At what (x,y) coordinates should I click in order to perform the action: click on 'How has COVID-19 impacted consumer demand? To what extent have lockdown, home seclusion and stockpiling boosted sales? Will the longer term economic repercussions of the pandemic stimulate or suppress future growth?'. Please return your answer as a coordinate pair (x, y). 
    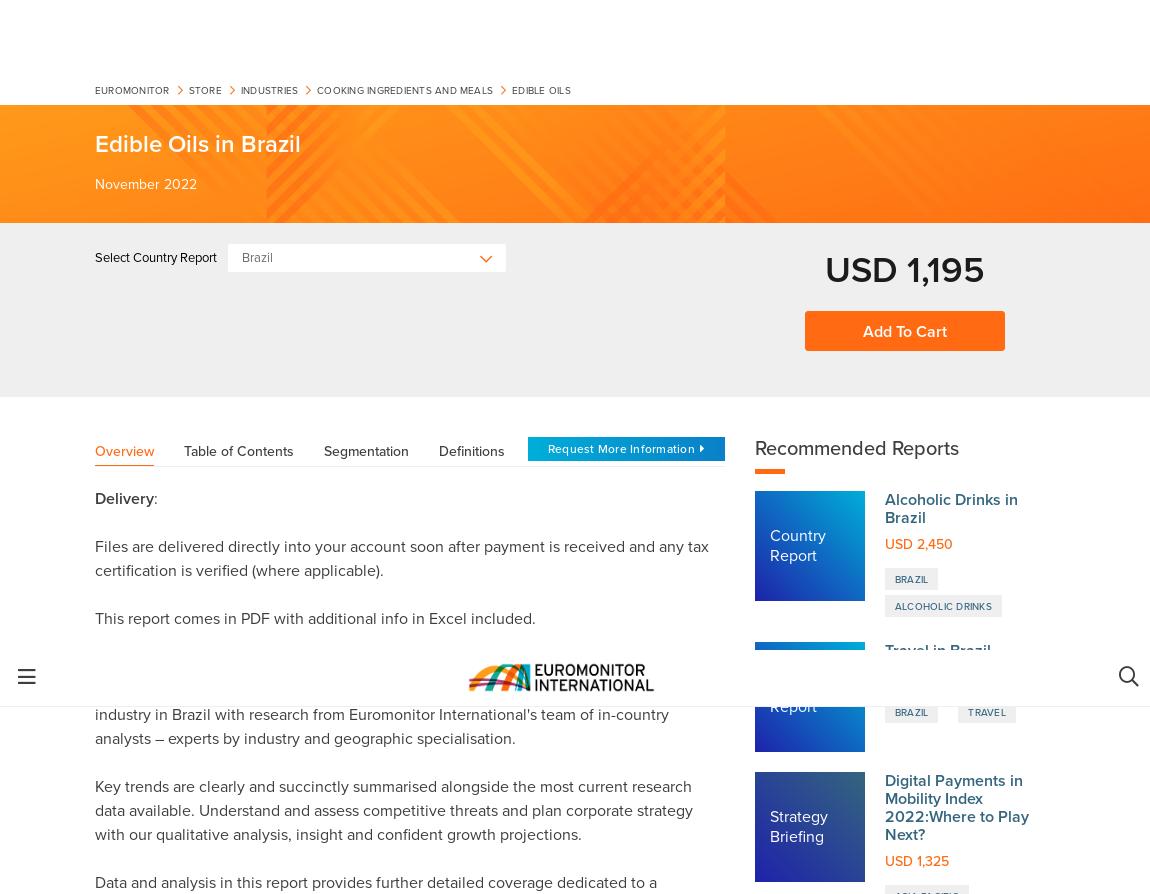
    Looking at the image, I should click on (415, 854).